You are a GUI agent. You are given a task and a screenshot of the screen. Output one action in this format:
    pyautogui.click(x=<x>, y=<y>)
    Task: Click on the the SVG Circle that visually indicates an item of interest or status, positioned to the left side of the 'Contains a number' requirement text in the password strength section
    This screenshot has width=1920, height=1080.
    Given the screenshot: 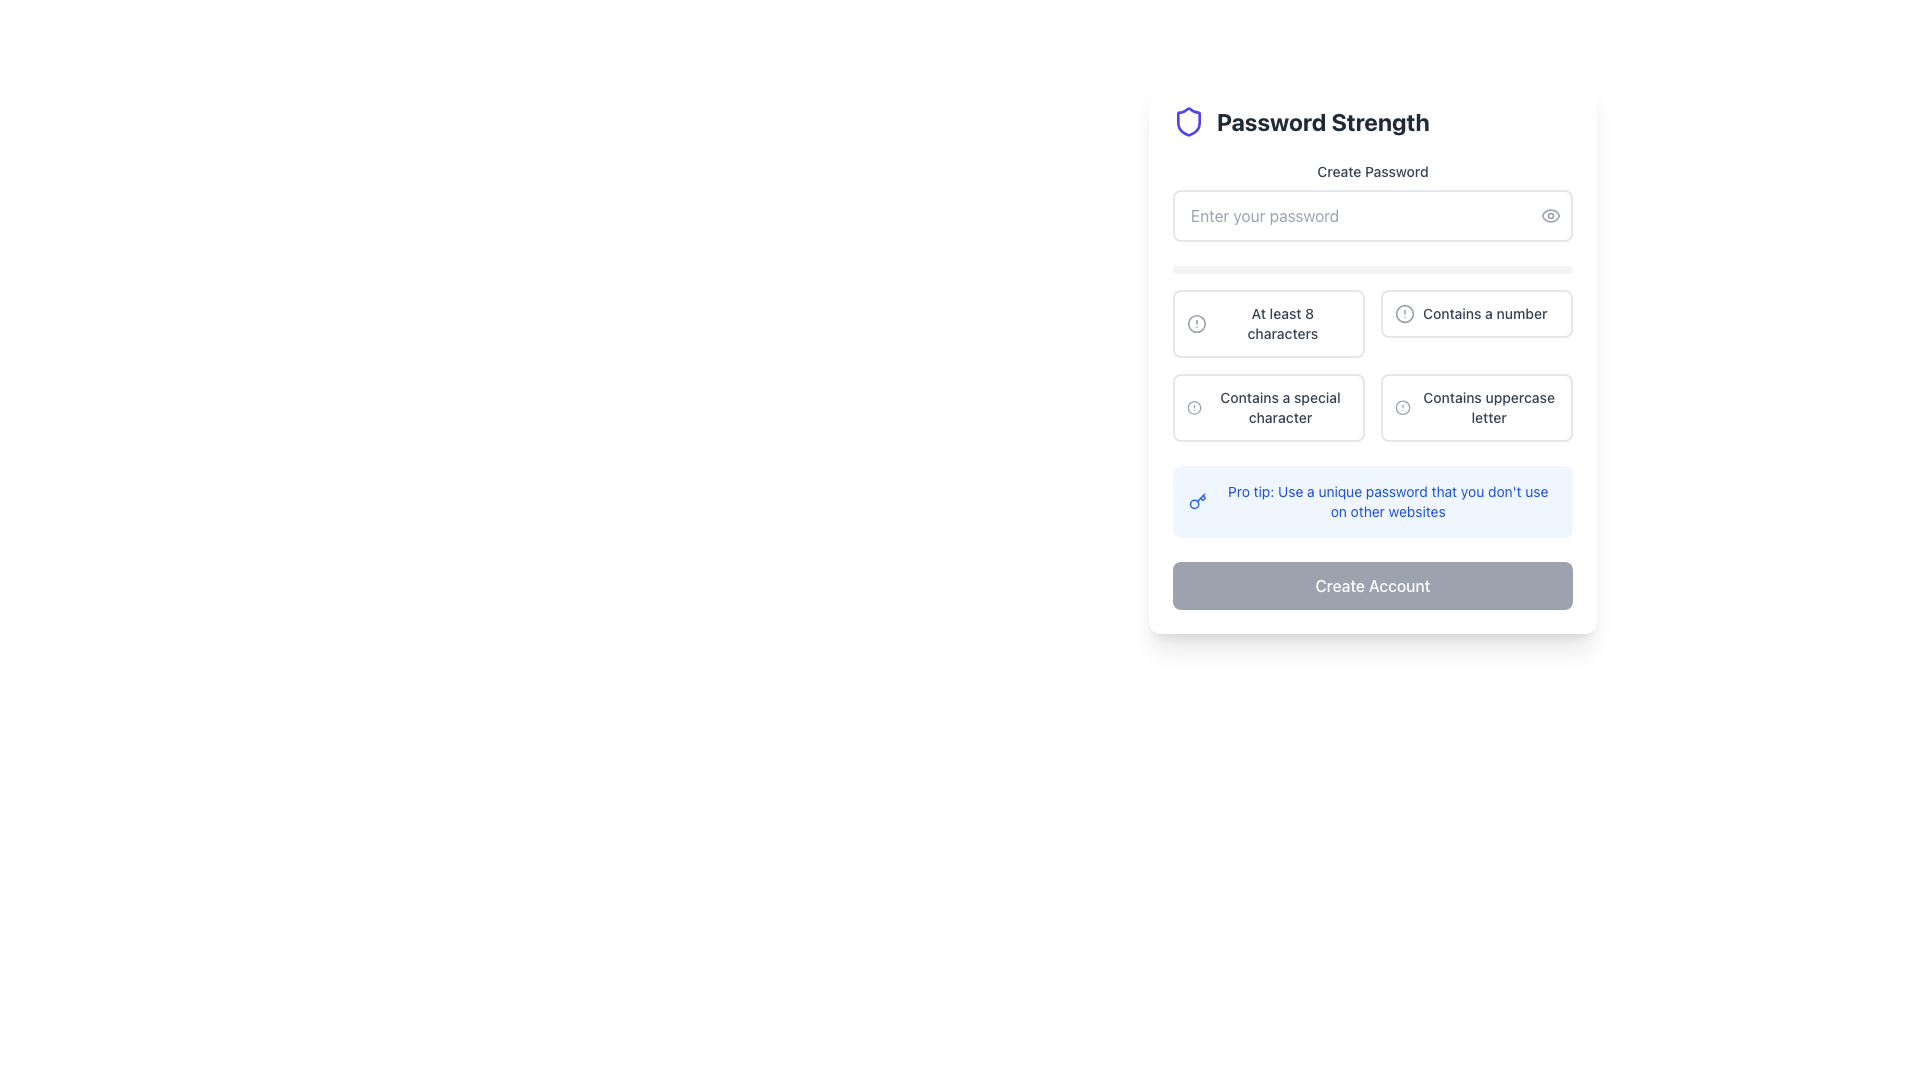 What is the action you would take?
    pyautogui.click(x=1404, y=313)
    